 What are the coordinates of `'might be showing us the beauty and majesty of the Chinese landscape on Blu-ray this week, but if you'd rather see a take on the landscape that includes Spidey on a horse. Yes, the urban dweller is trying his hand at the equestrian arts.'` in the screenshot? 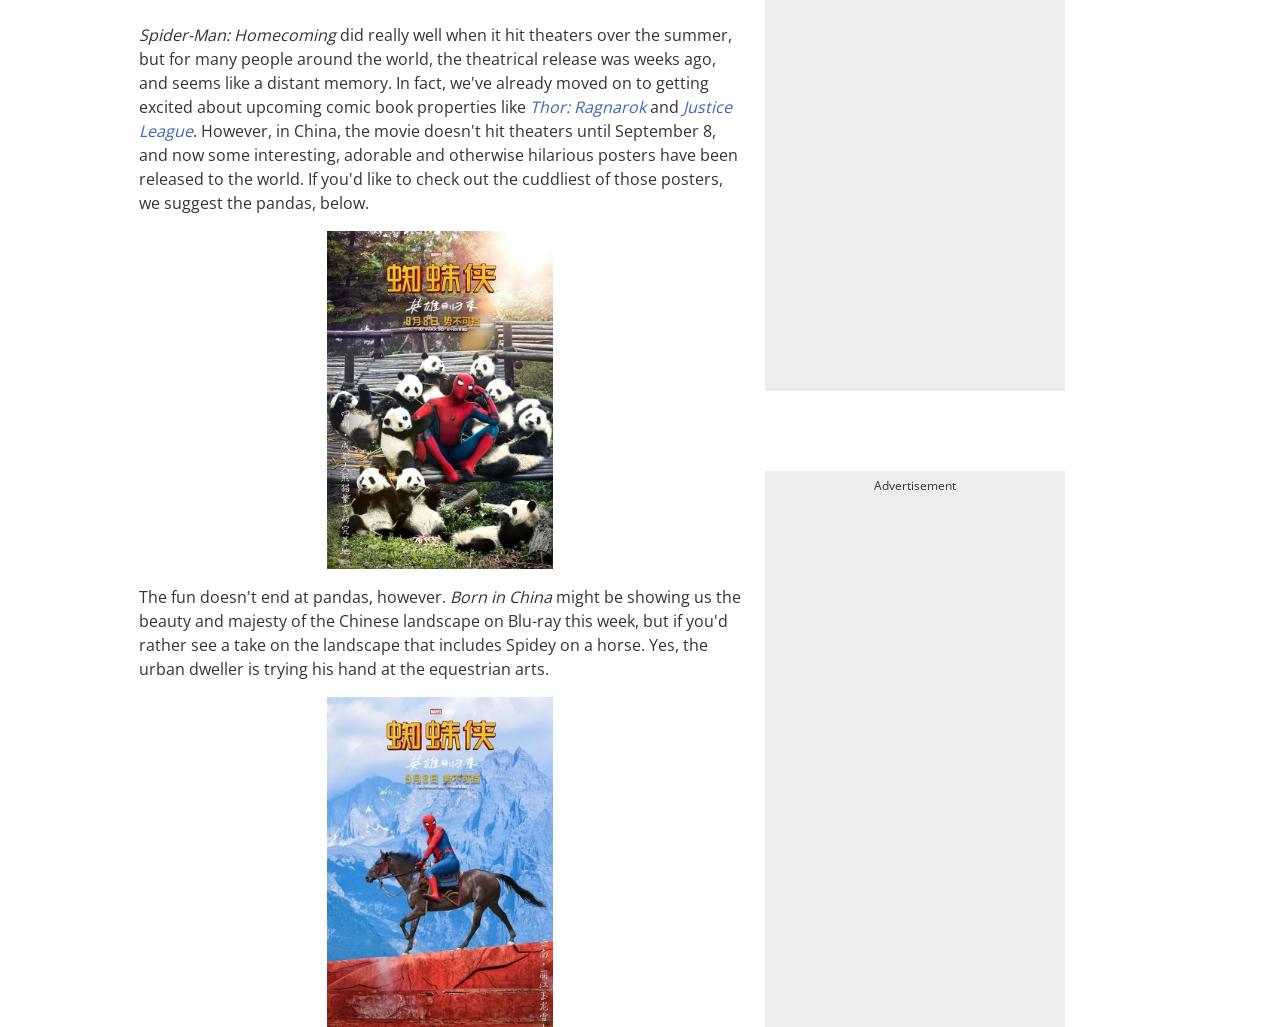 It's located at (139, 632).